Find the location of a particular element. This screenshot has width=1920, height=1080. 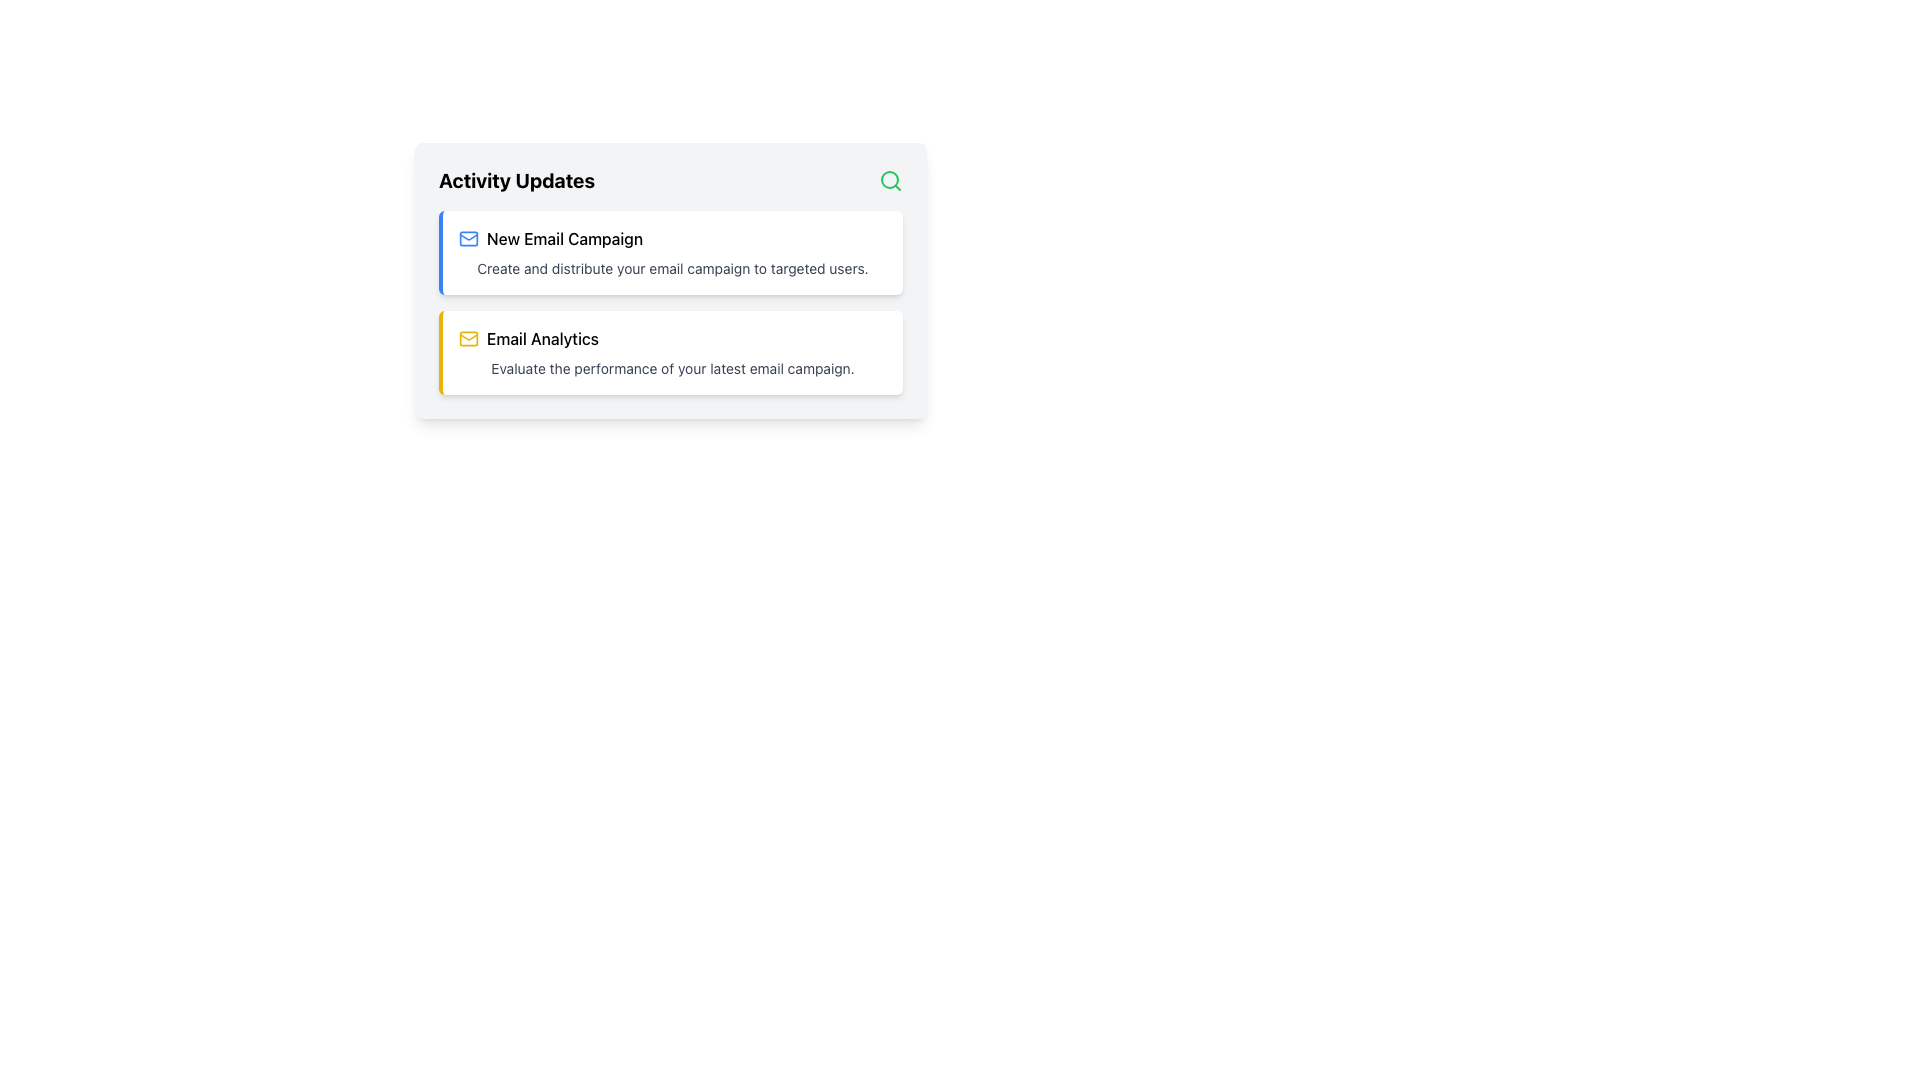

the visual representation of the email envelope icon, which is part of the email analytics section under 'Activity Updates' is located at coordinates (468, 338).